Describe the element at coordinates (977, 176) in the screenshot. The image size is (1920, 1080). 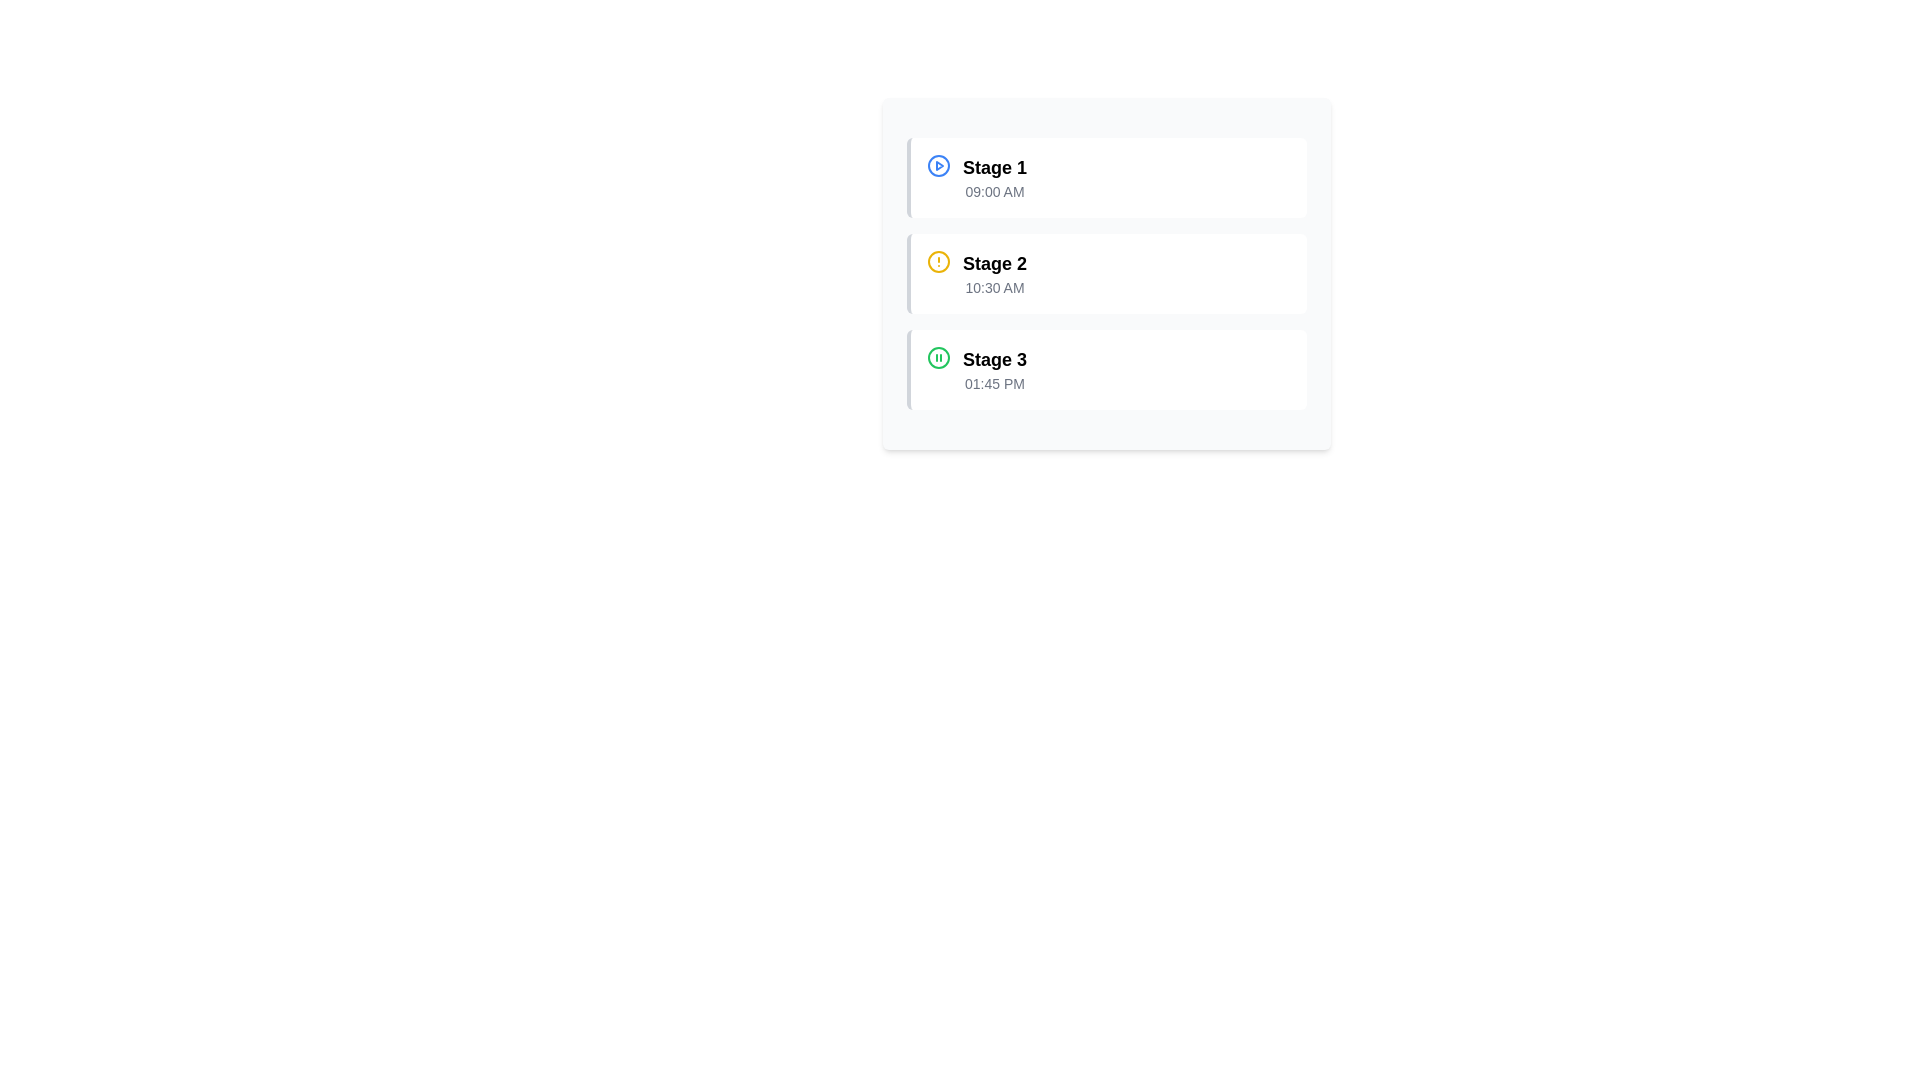
I see `the blue circular play icon in the labeled item 'Stage 1'` at that location.